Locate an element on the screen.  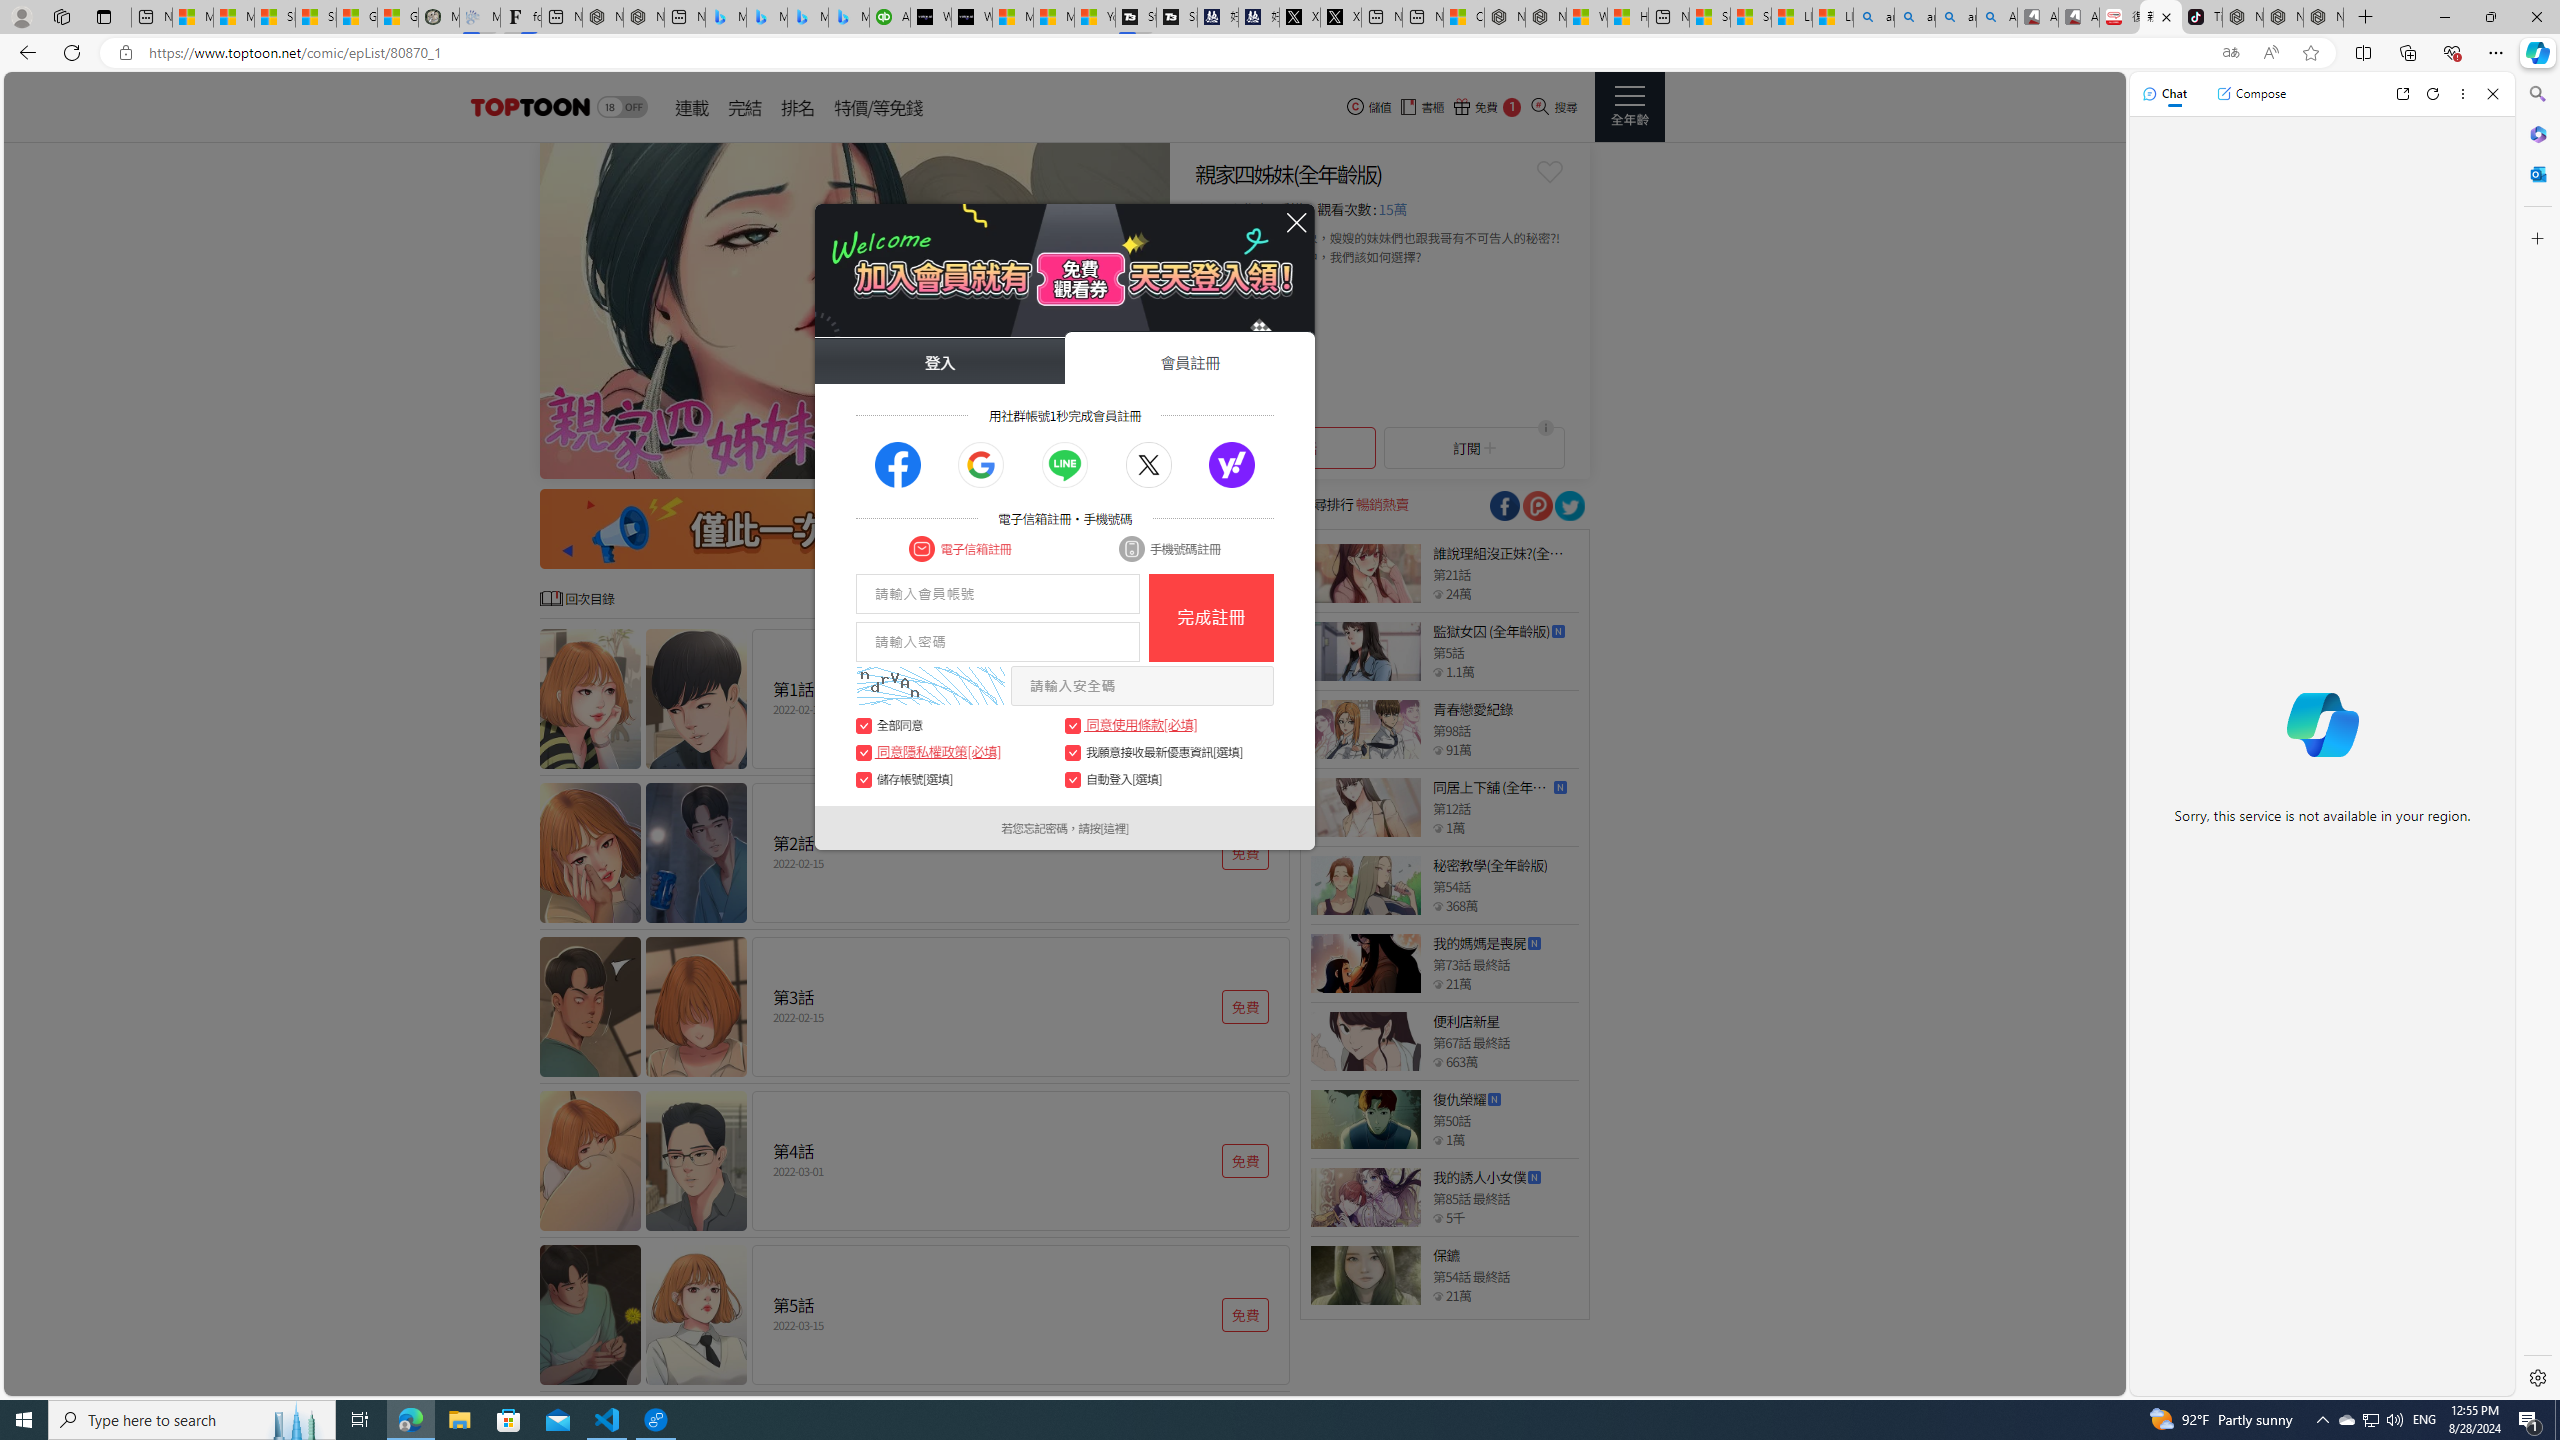
'Side bar' is located at coordinates (2537, 735).